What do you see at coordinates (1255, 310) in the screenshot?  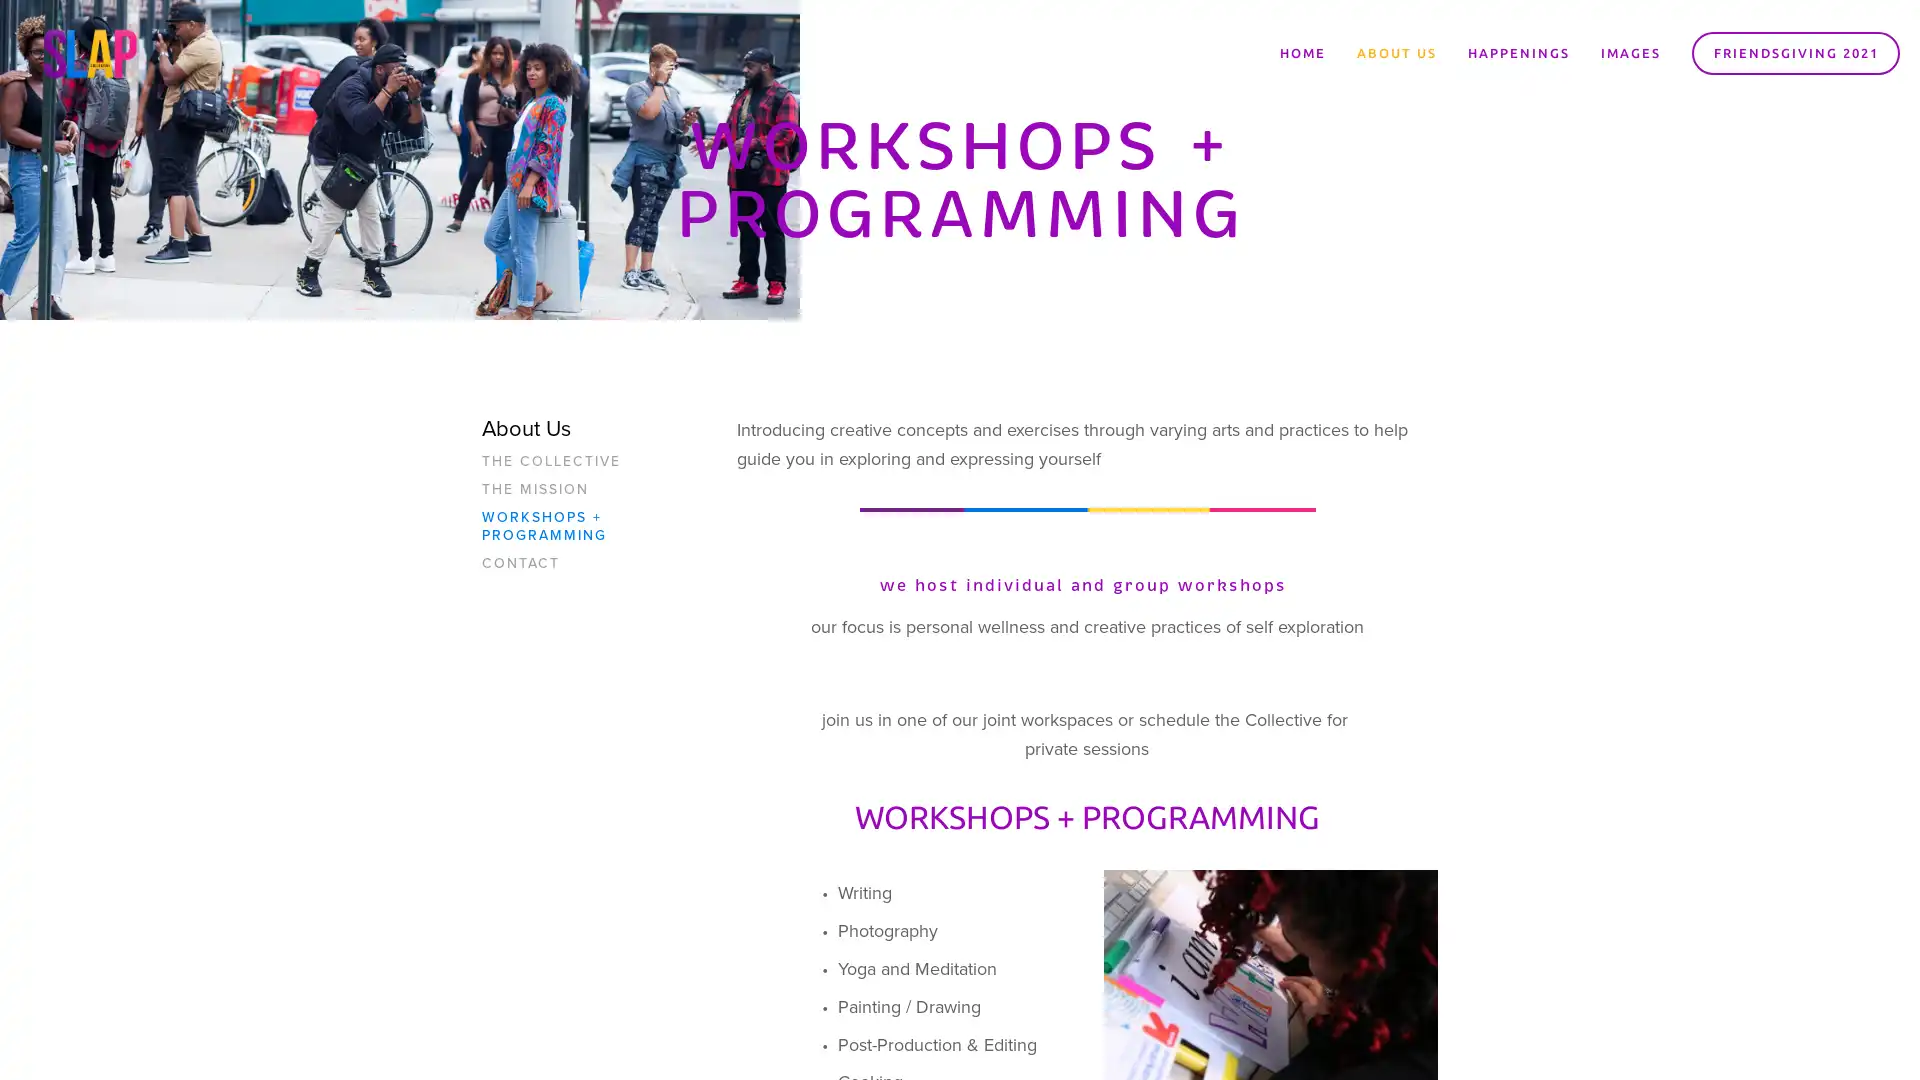 I see `Close` at bounding box center [1255, 310].